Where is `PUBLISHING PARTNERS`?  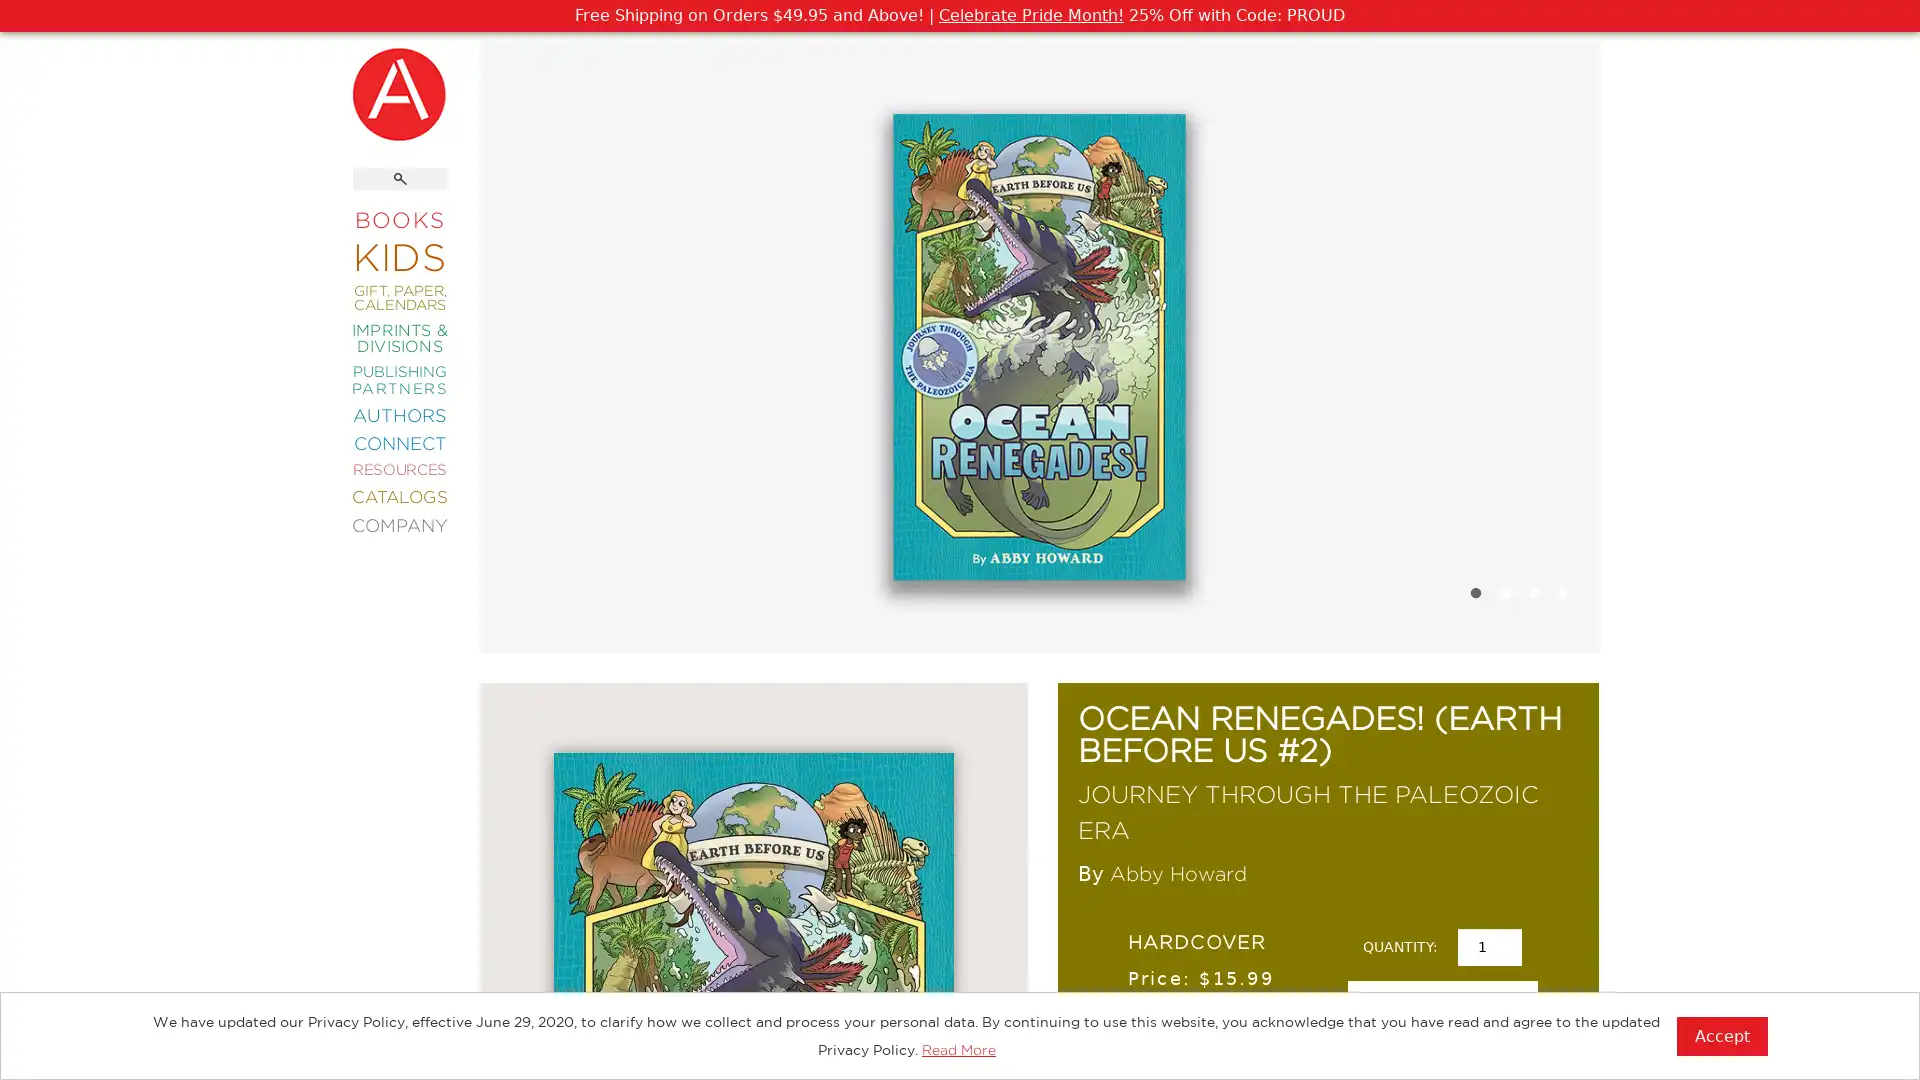
PUBLISHING PARTNERS is located at coordinates (399, 379).